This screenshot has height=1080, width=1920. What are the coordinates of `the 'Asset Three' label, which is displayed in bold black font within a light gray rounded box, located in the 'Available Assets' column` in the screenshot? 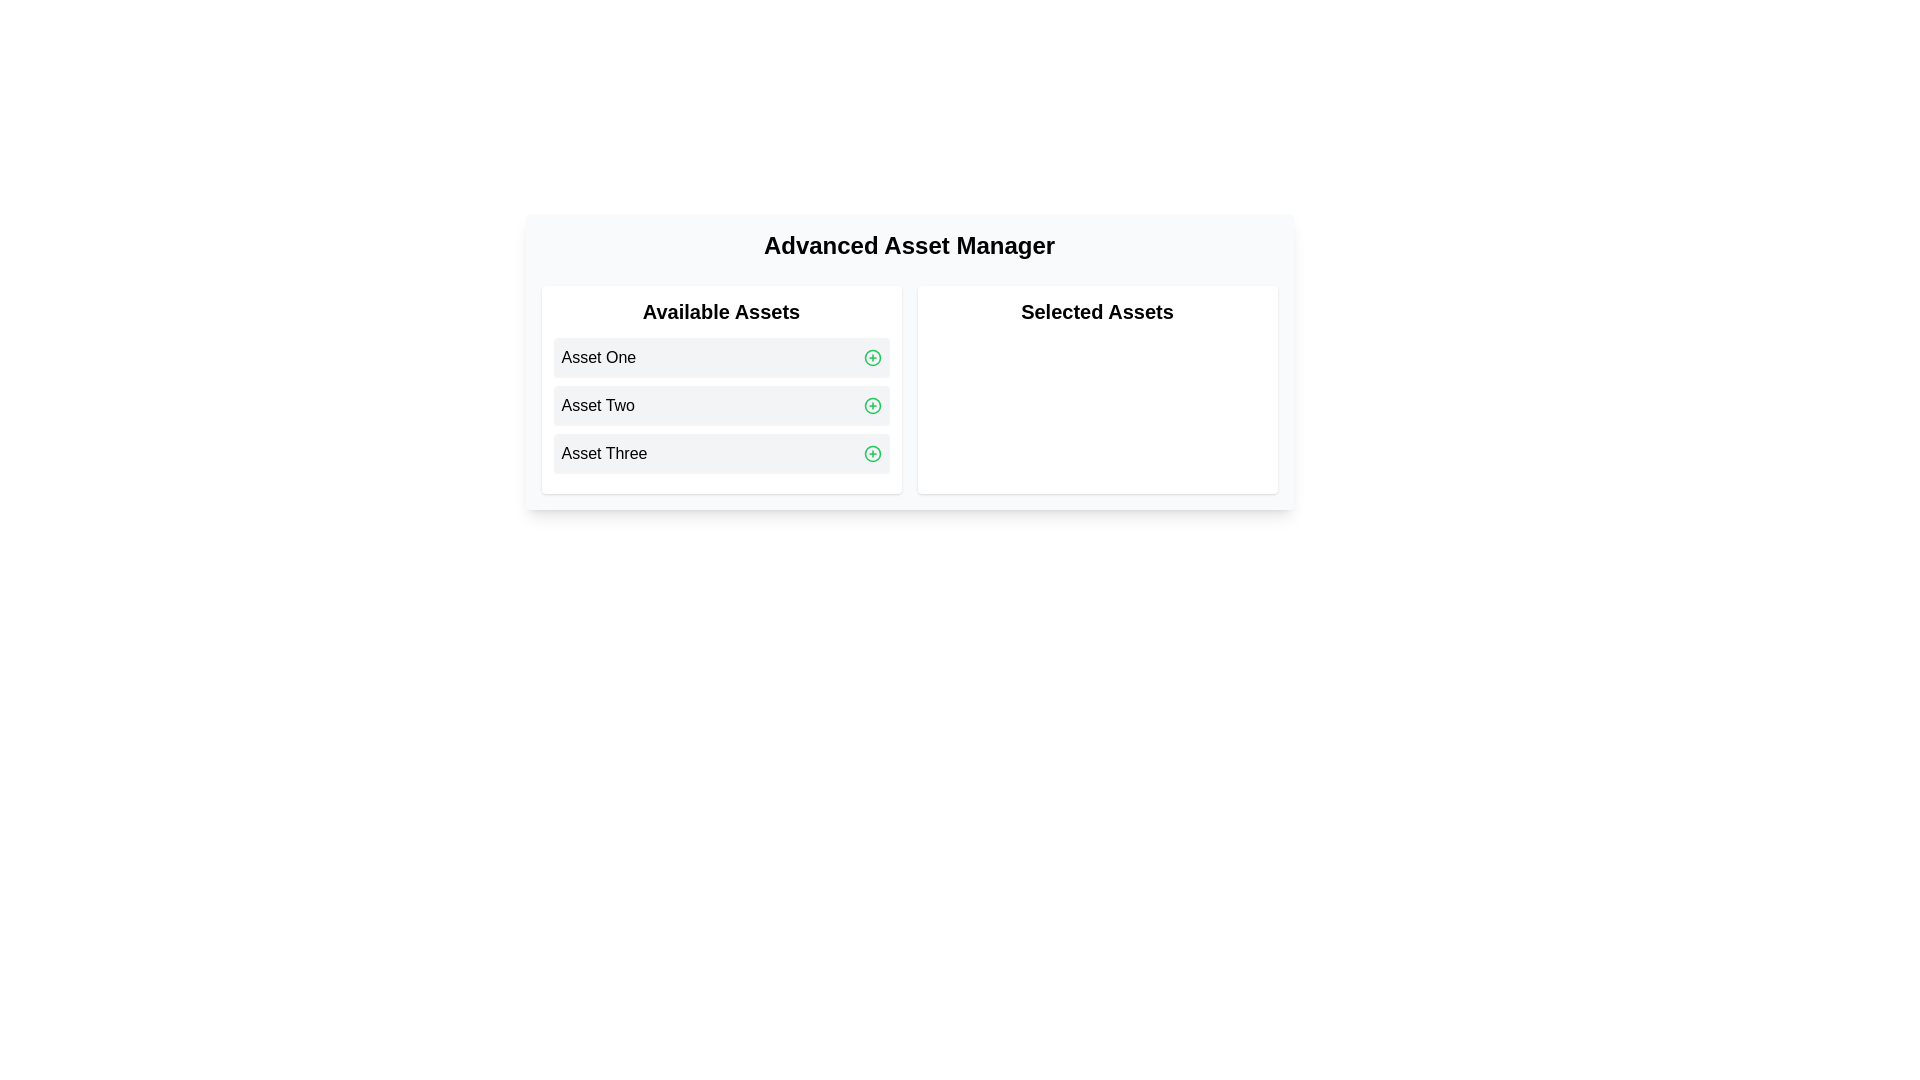 It's located at (603, 454).